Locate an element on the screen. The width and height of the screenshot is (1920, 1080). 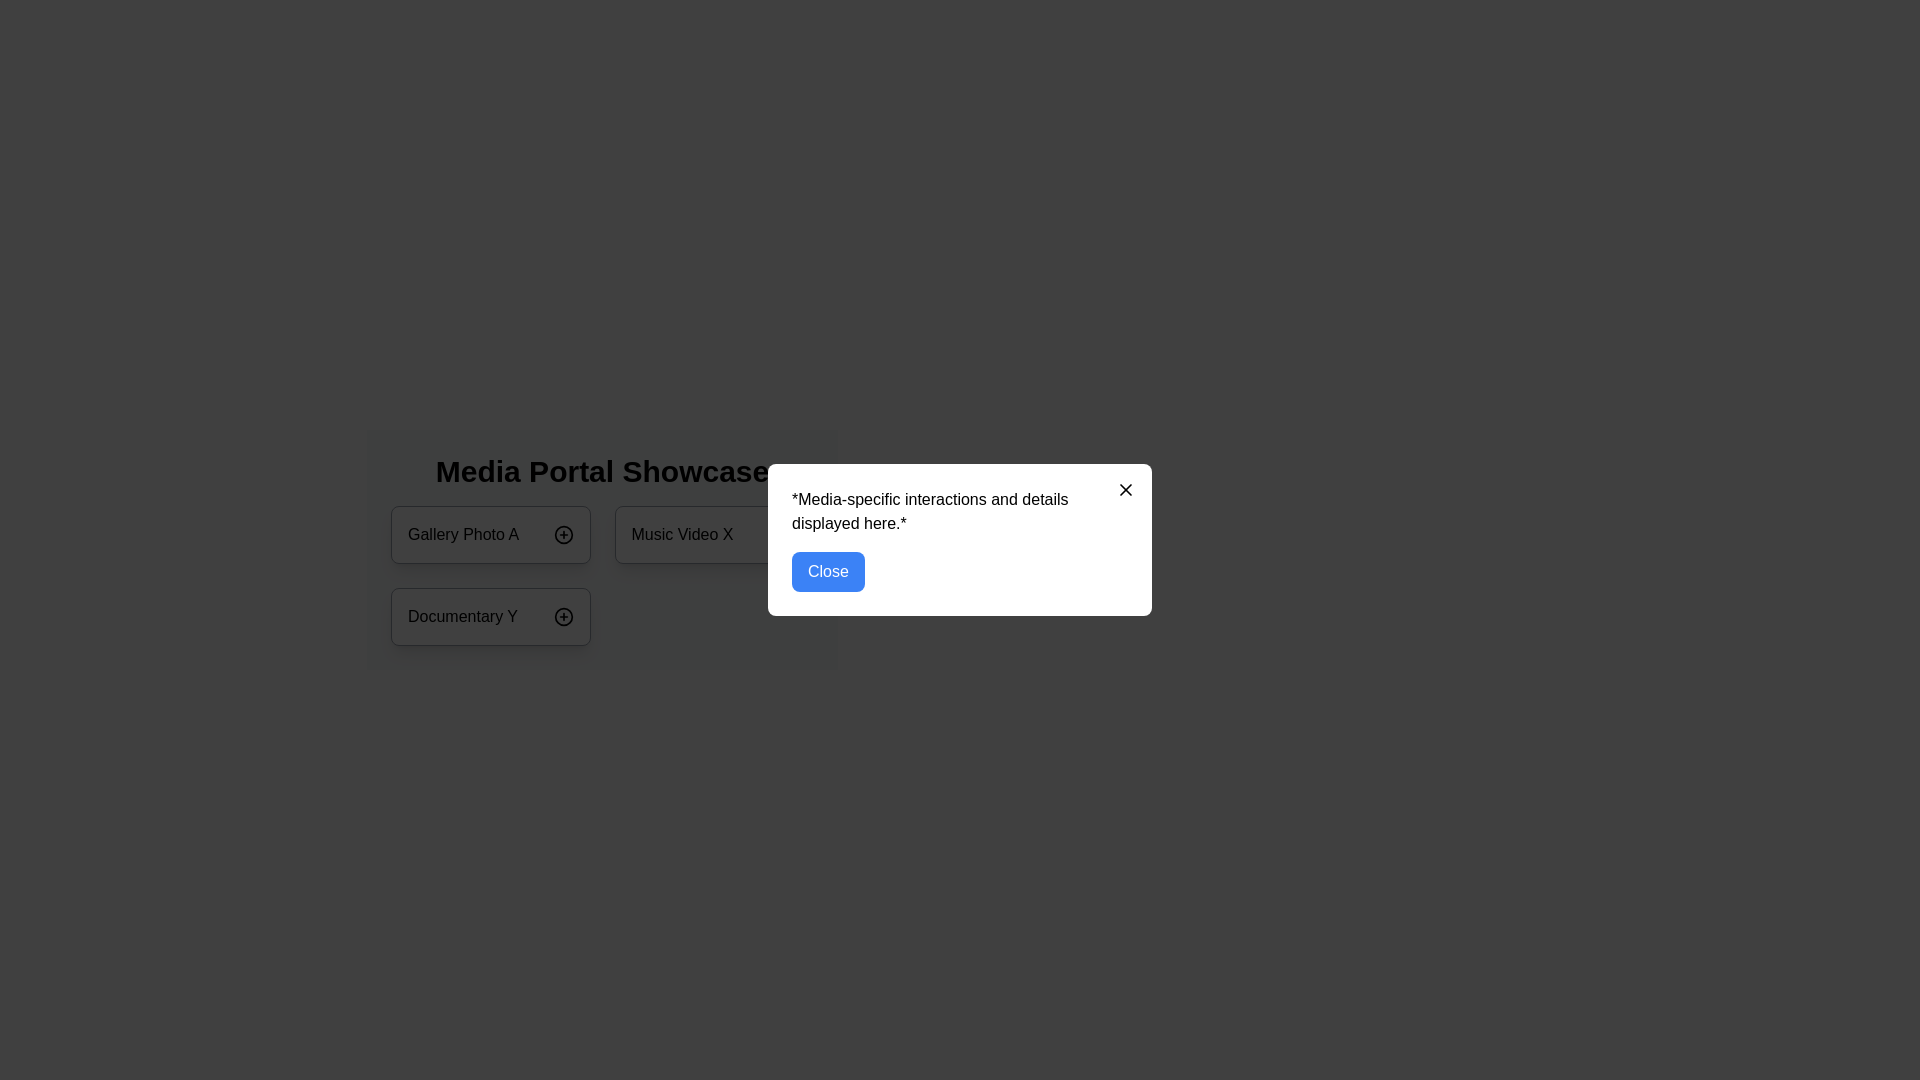
the circular icon with a minimalist plus sign design located next to the text in the 'Gallery Photo A' component is located at coordinates (562, 534).